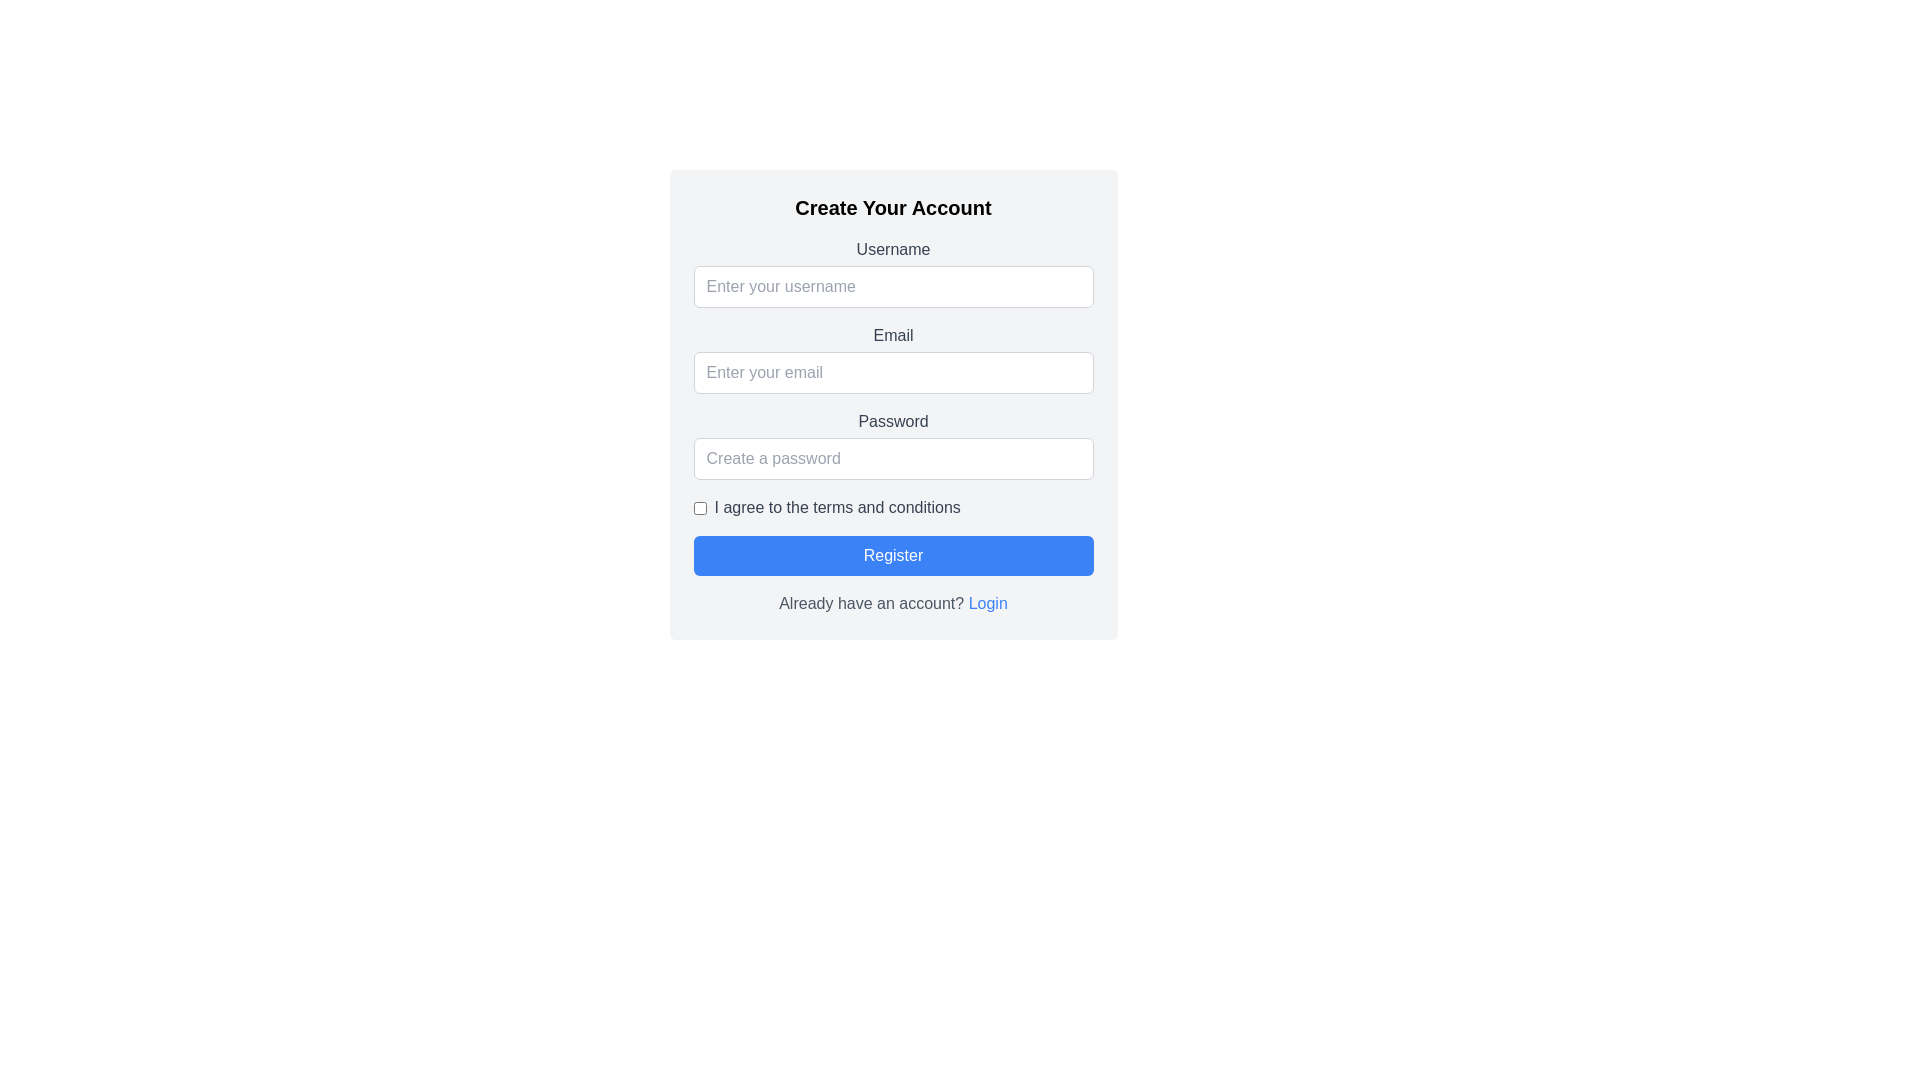 This screenshot has height=1080, width=1920. Describe the element at coordinates (892, 603) in the screenshot. I see `text element that contains the message 'Already have an account? Login', which is styled with gray font and has a blue clickable link for 'Login'` at that location.